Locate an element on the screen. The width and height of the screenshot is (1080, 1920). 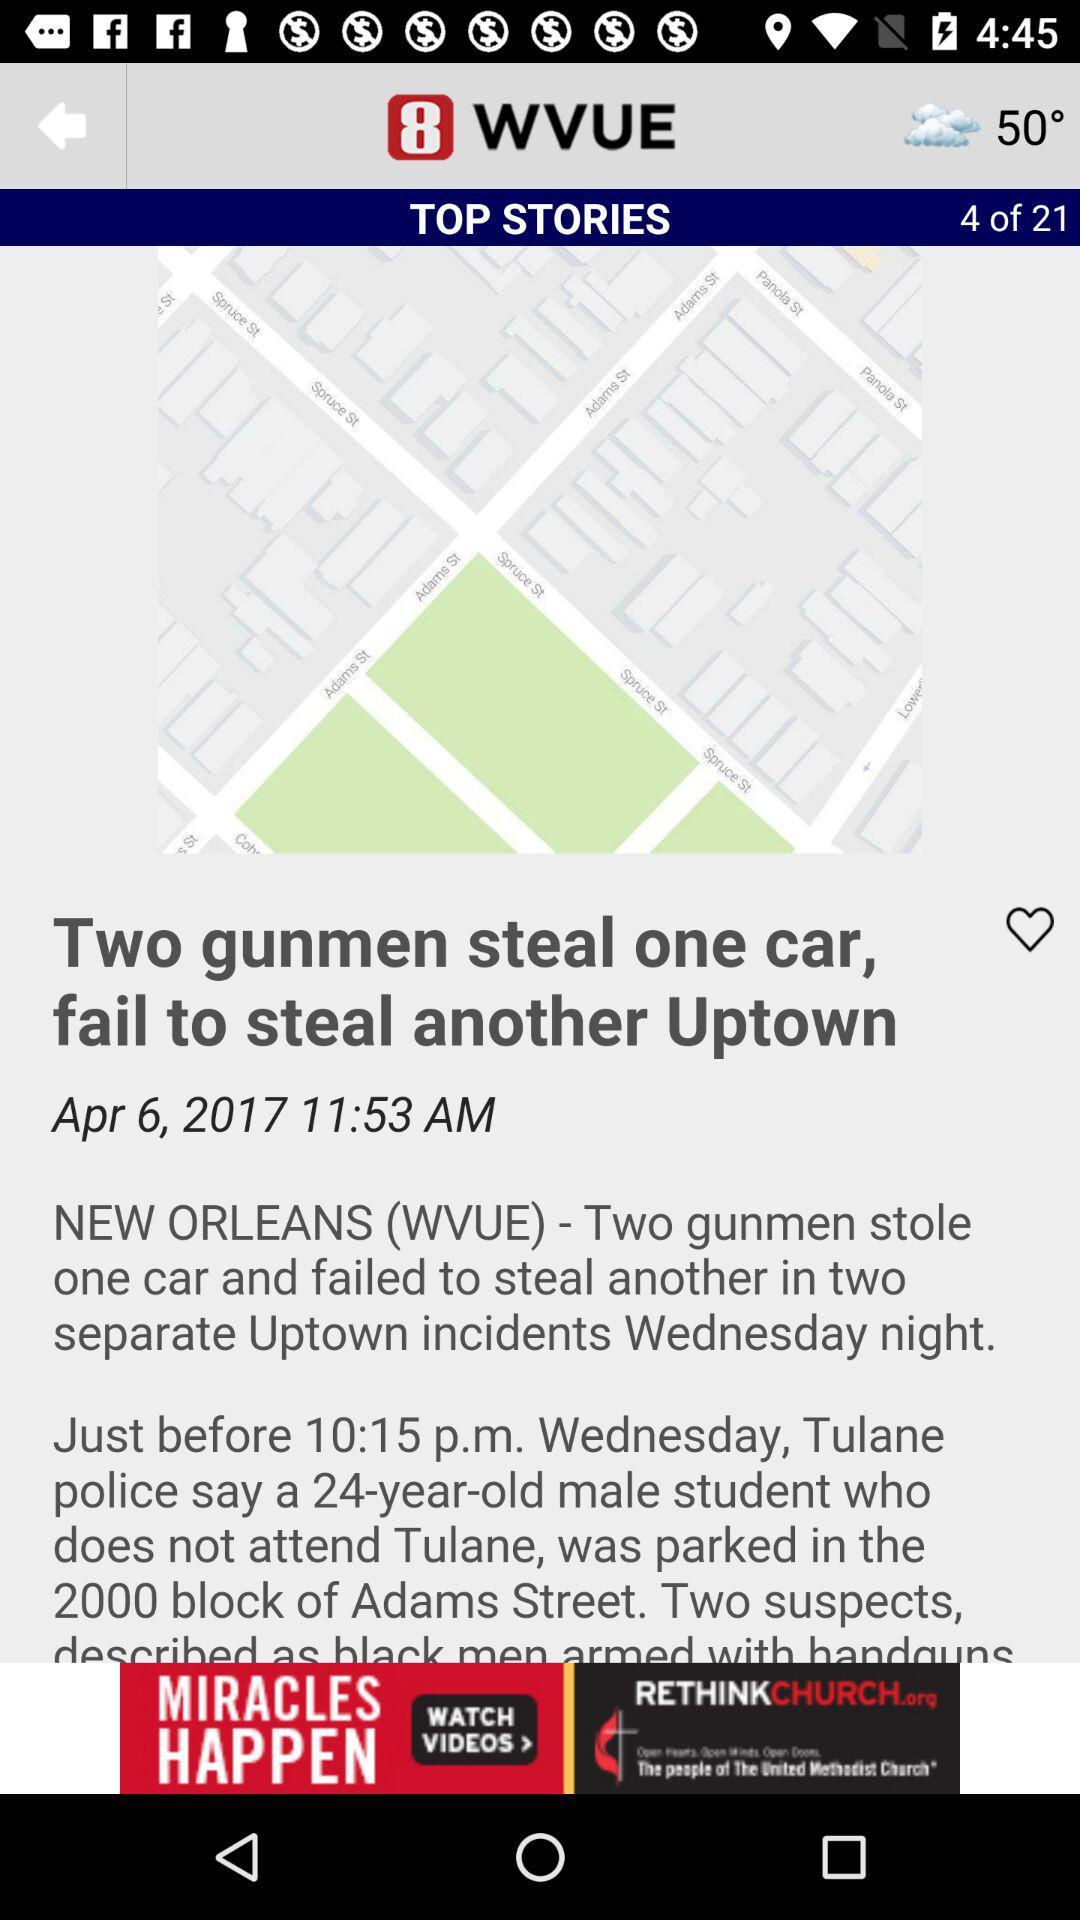
the favorite icon is located at coordinates (1017, 928).